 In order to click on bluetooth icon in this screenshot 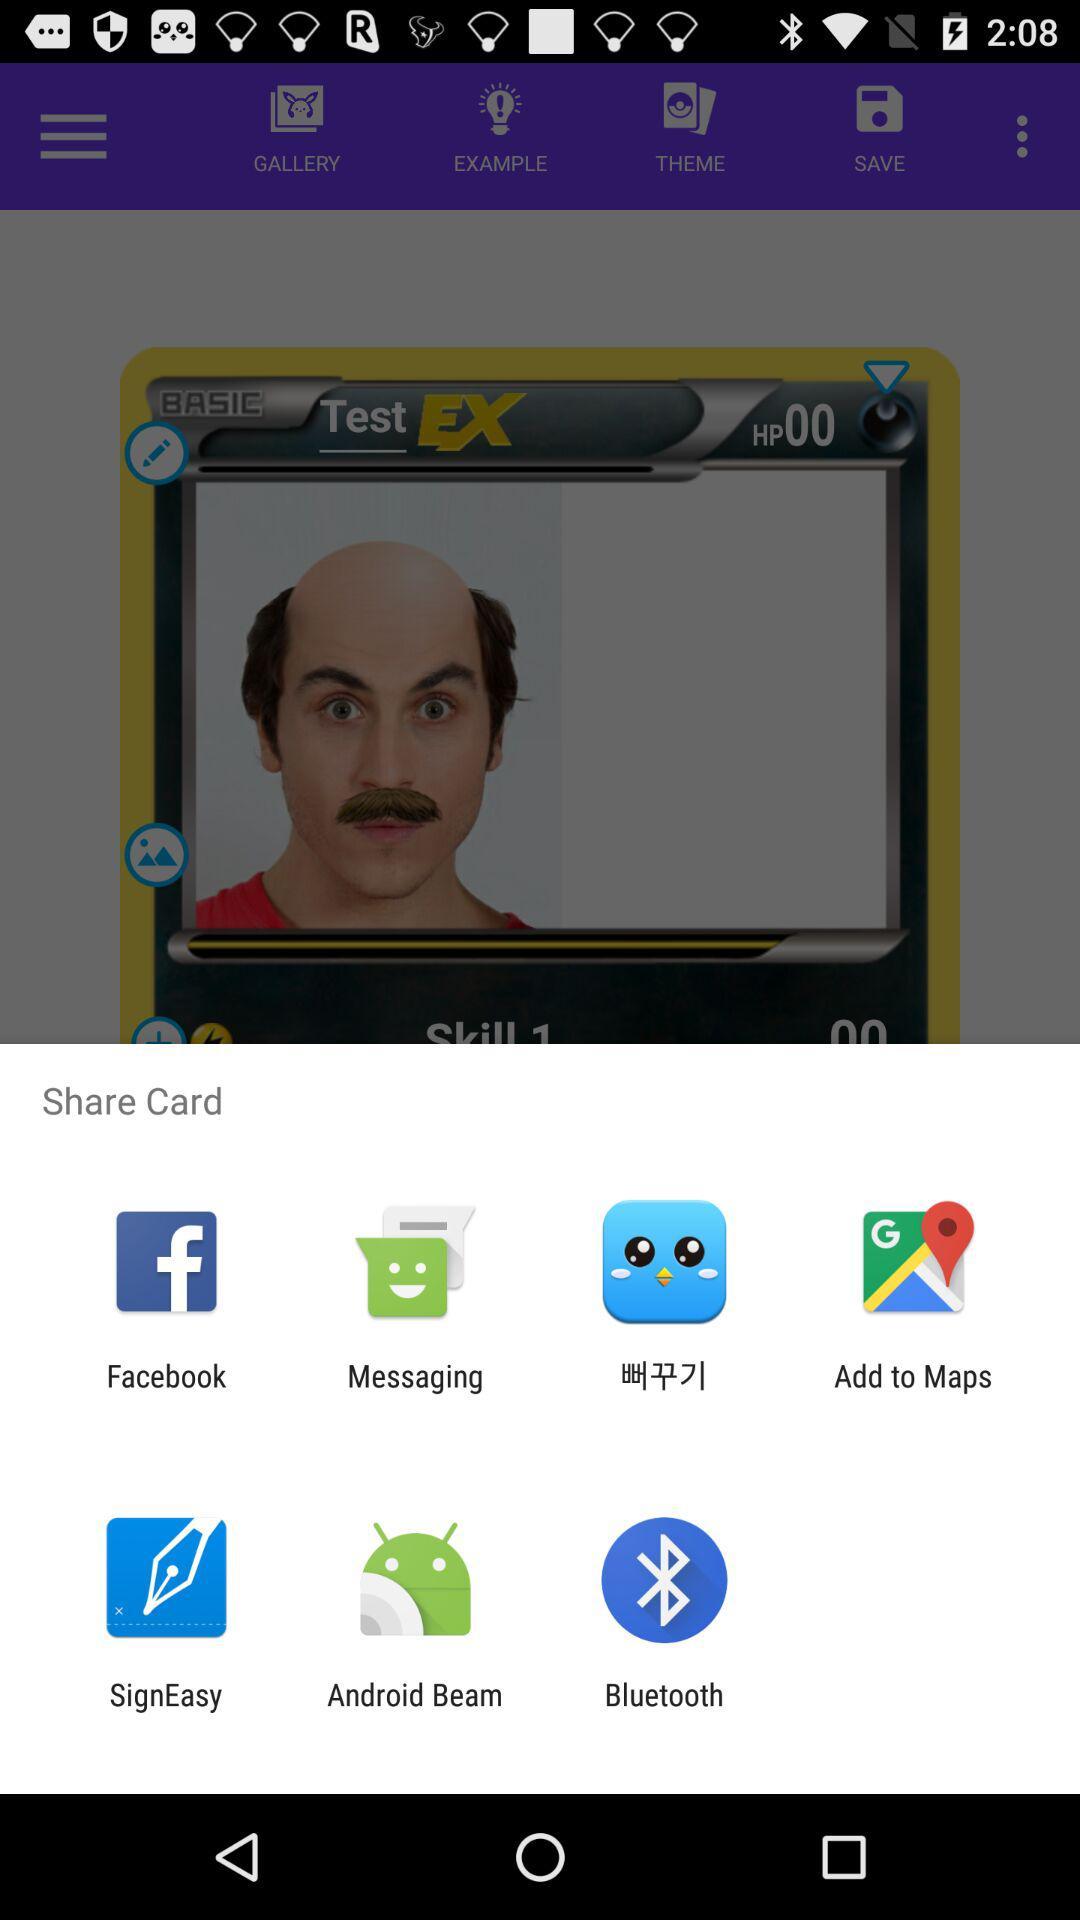, I will do `click(664, 1711)`.